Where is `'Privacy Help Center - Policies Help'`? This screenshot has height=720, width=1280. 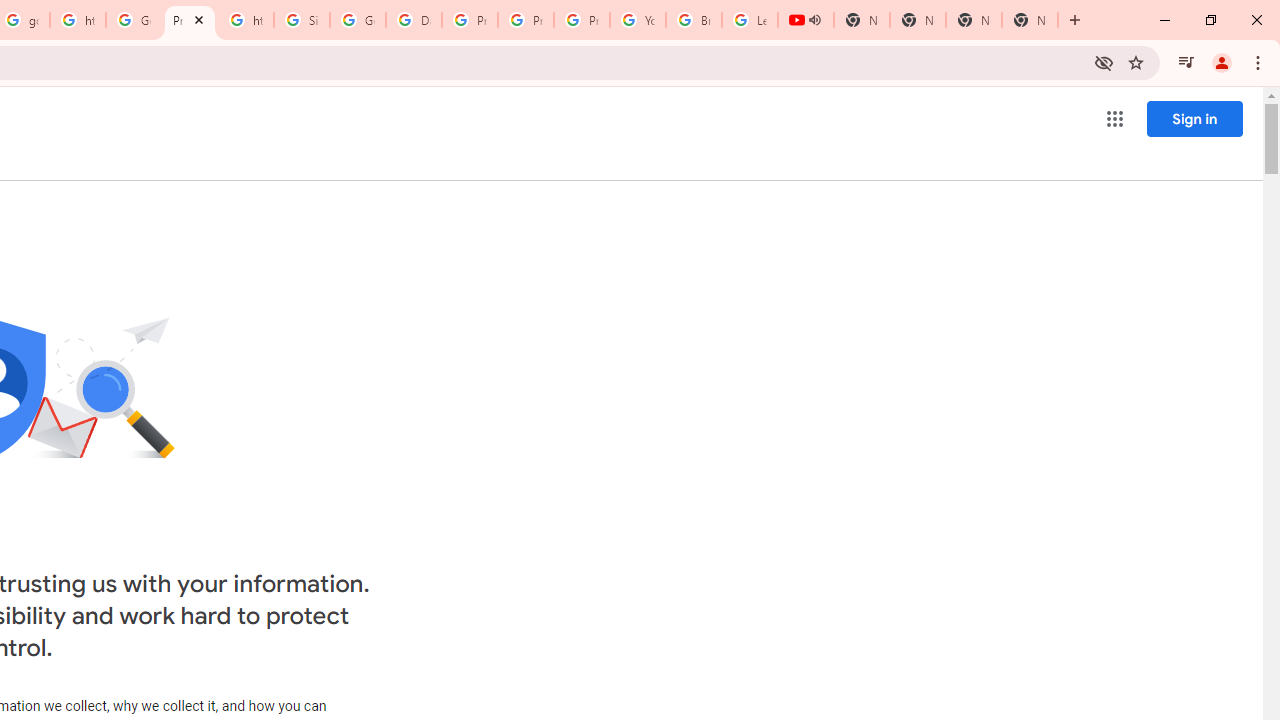
'Privacy Help Center - Policies Help' is located at coordinates (468, 20).